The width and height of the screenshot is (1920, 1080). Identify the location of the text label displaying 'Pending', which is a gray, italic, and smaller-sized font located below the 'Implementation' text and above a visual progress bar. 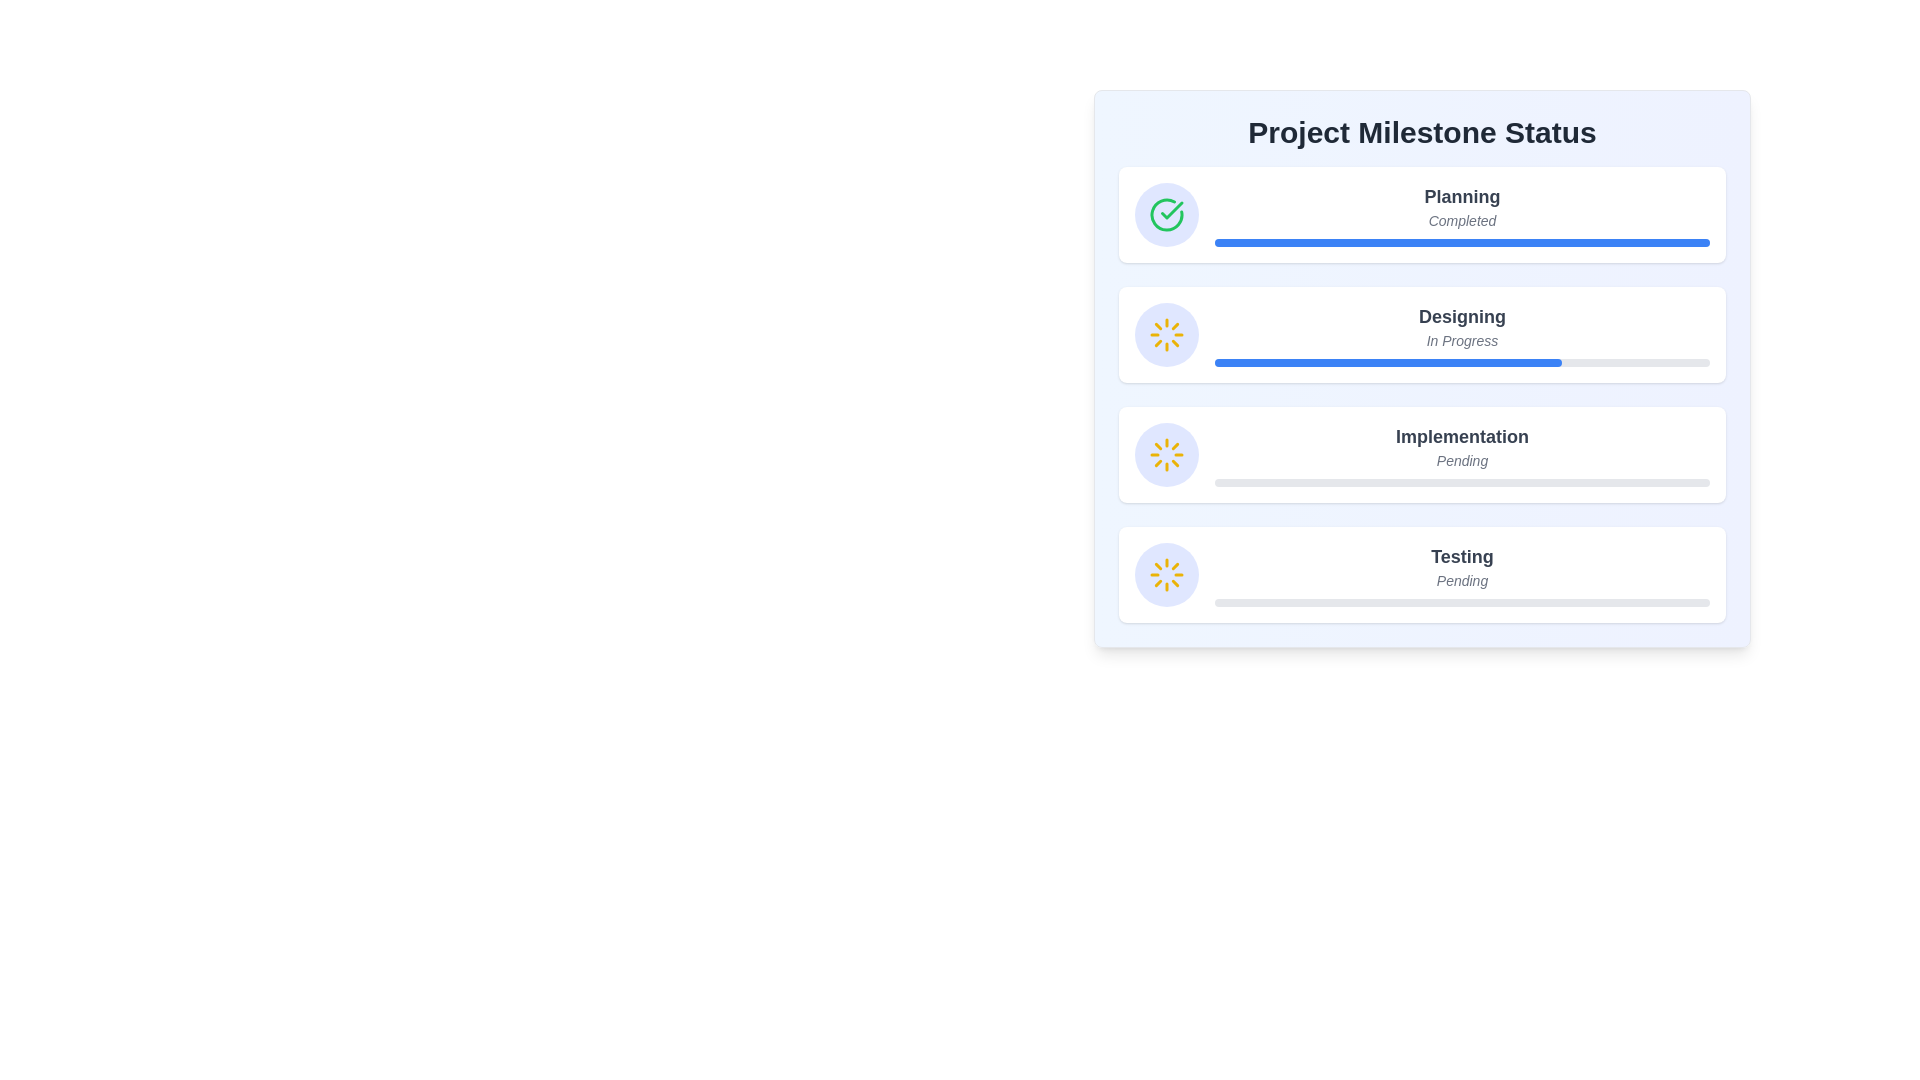
(1462, 461).